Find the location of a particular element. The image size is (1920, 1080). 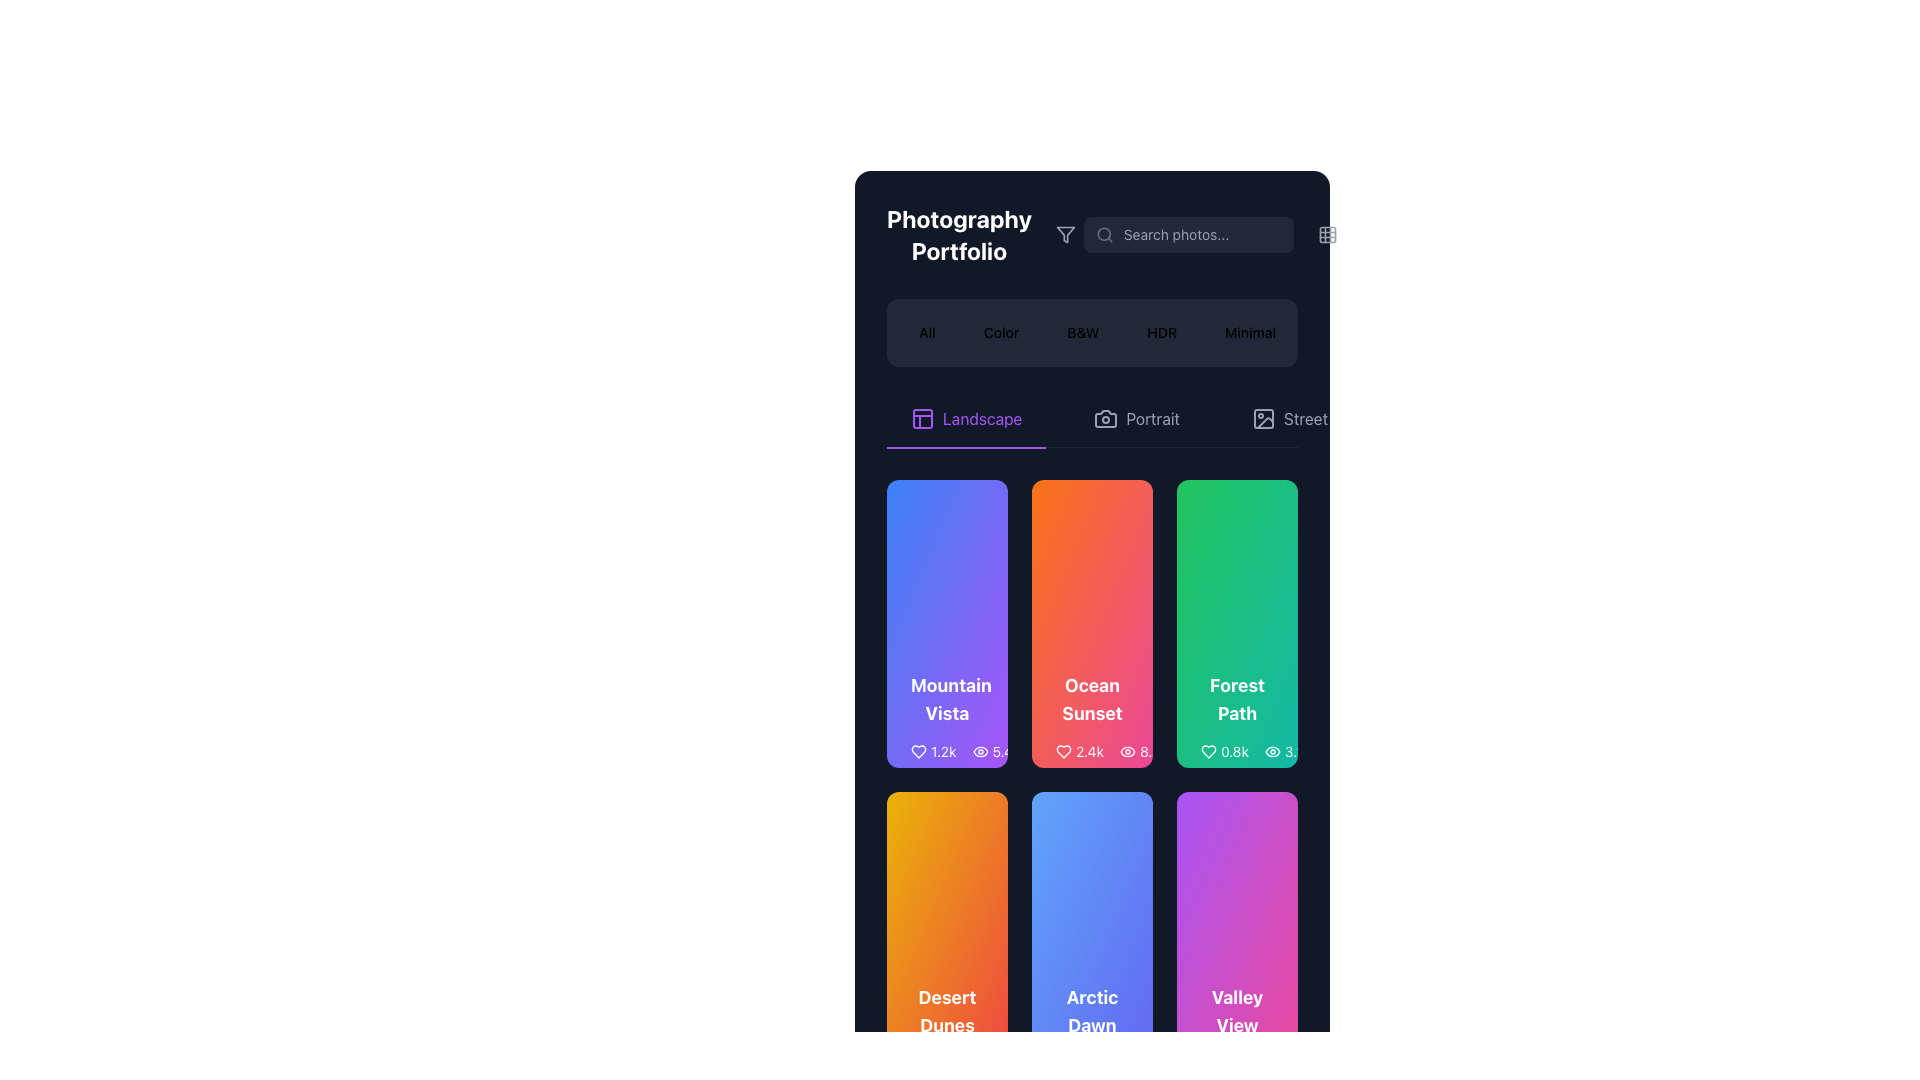

the text label displaying the value '5.4k', which is positioned next to an eye icon within the 'Ocean Sunset' card is located at coordinates (1006, 752).